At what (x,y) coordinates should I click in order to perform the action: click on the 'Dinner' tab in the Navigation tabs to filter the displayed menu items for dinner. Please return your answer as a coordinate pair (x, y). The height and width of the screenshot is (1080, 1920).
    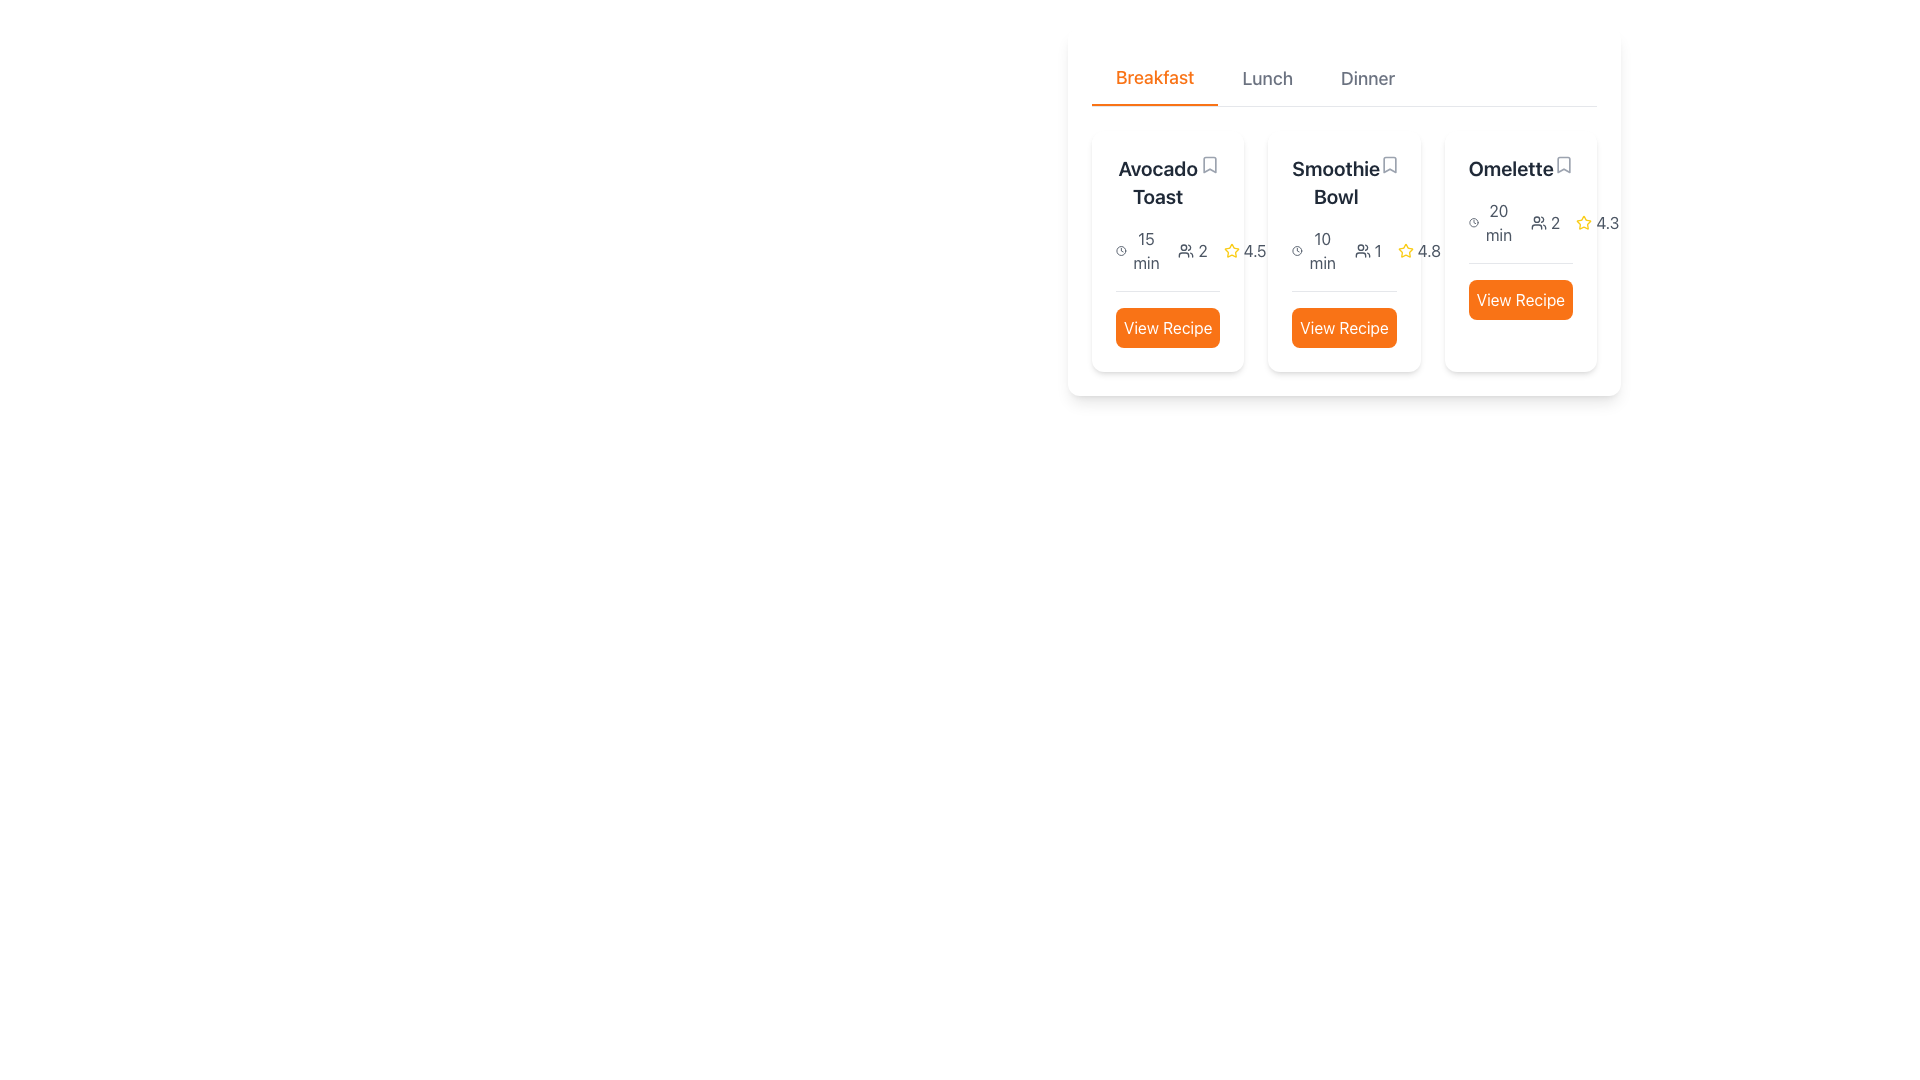
    Looking at the image, I should click on (1344, 78).